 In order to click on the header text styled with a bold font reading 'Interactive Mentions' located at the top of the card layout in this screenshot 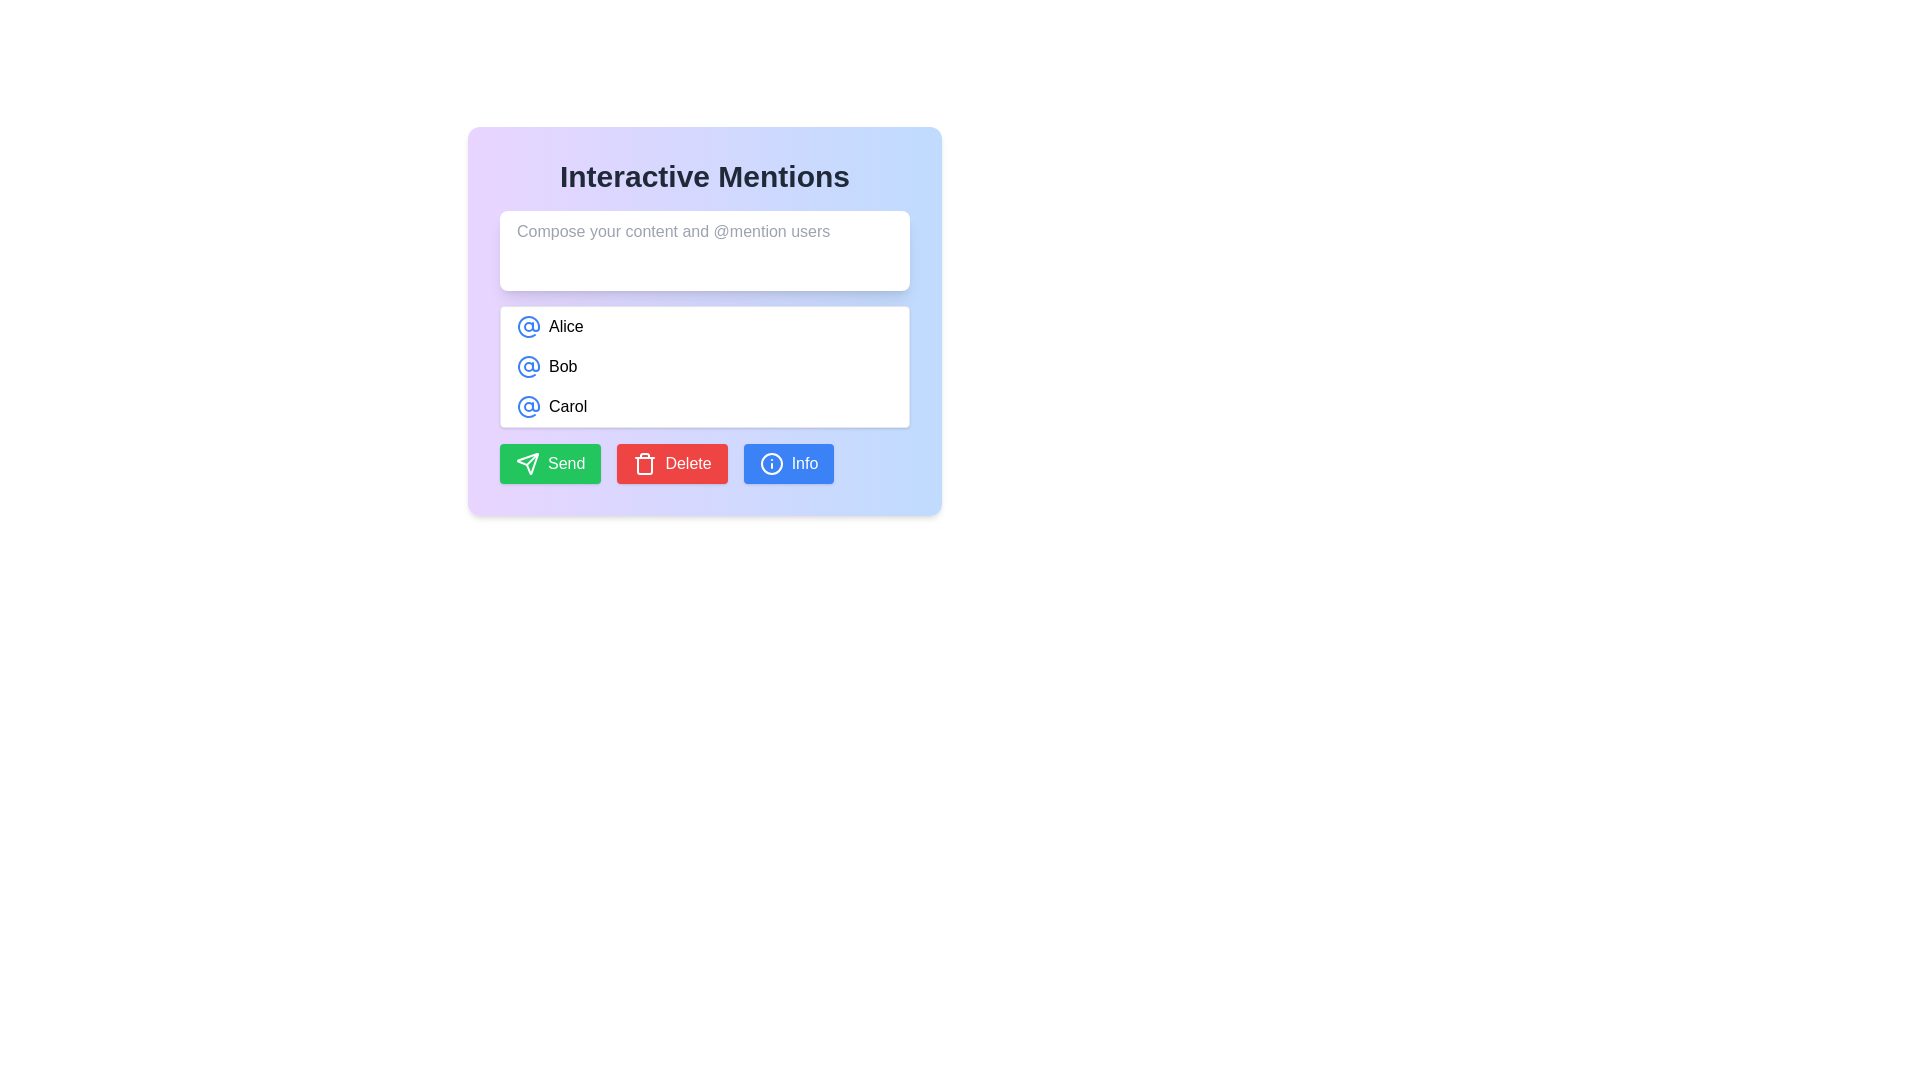, I will do `click(705, 176)`.